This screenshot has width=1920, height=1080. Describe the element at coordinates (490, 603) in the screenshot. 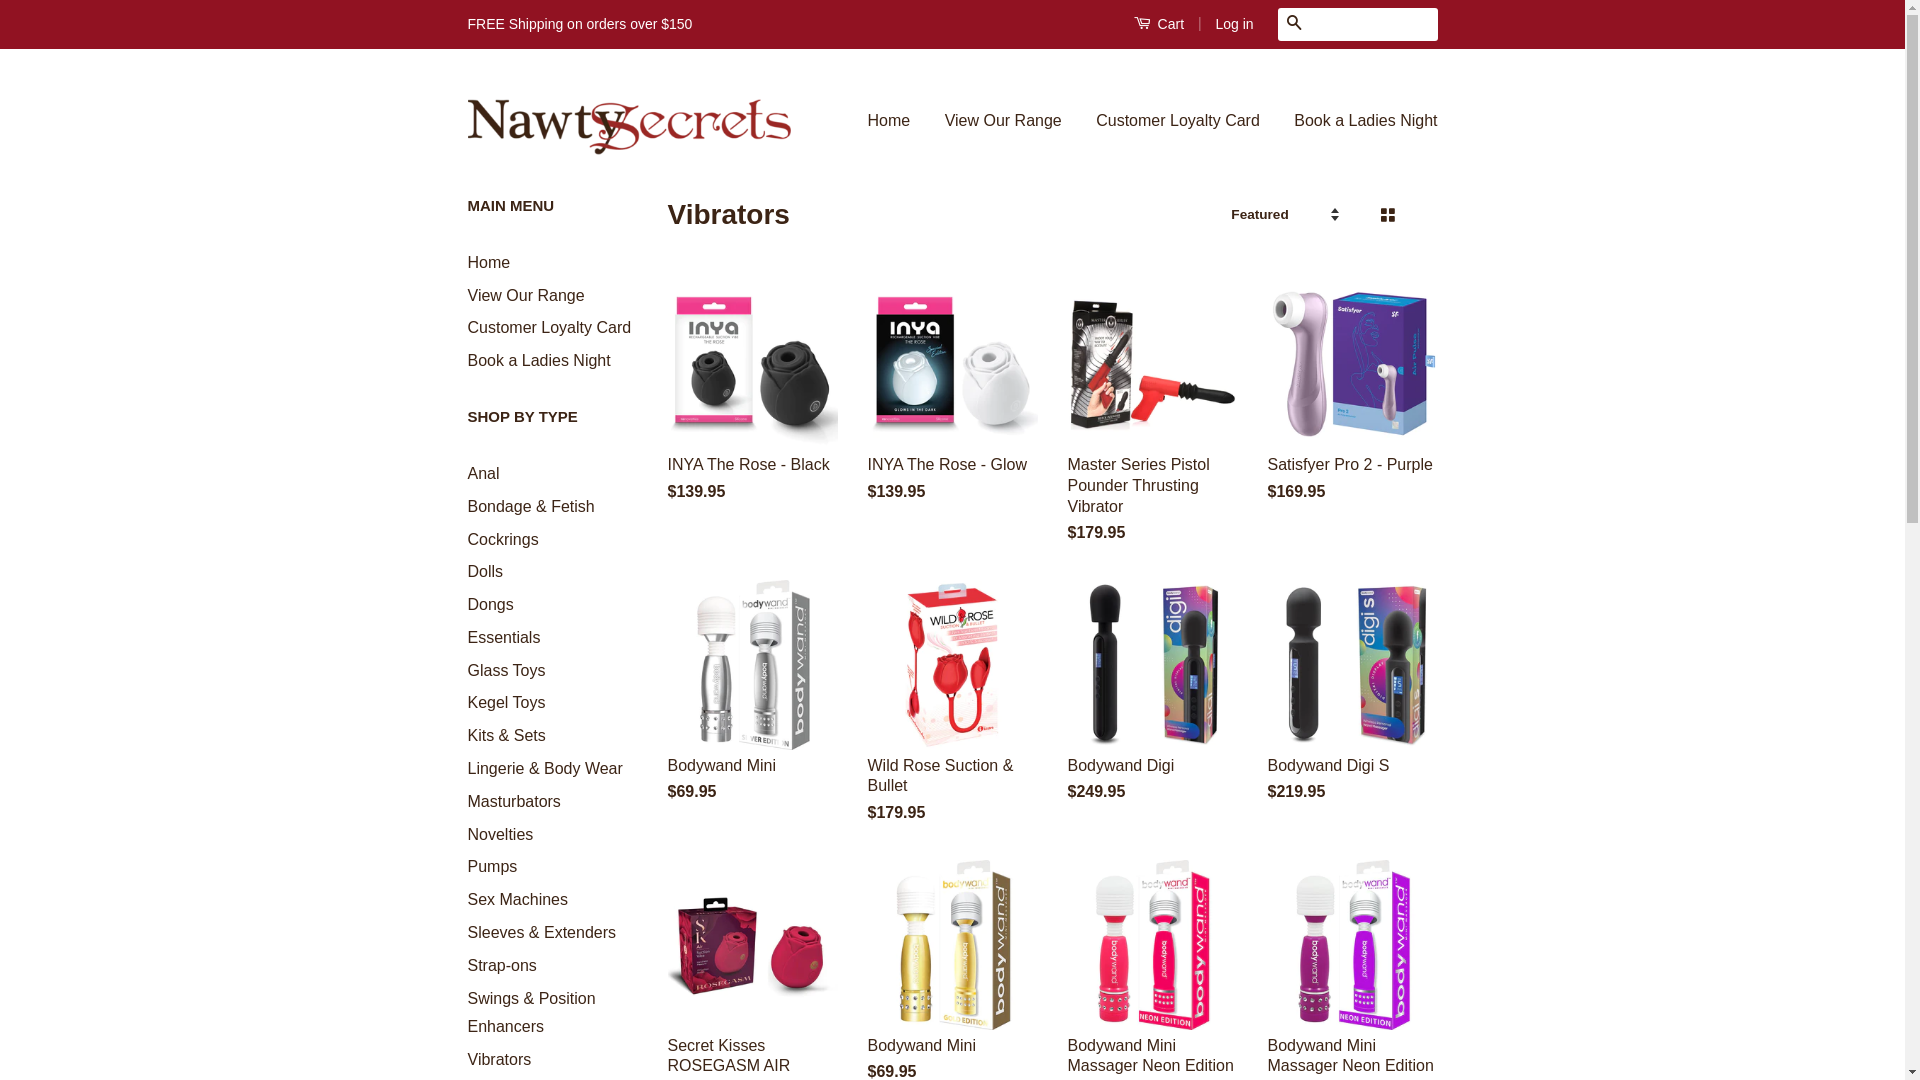

I see `'Dongs'` at that location.